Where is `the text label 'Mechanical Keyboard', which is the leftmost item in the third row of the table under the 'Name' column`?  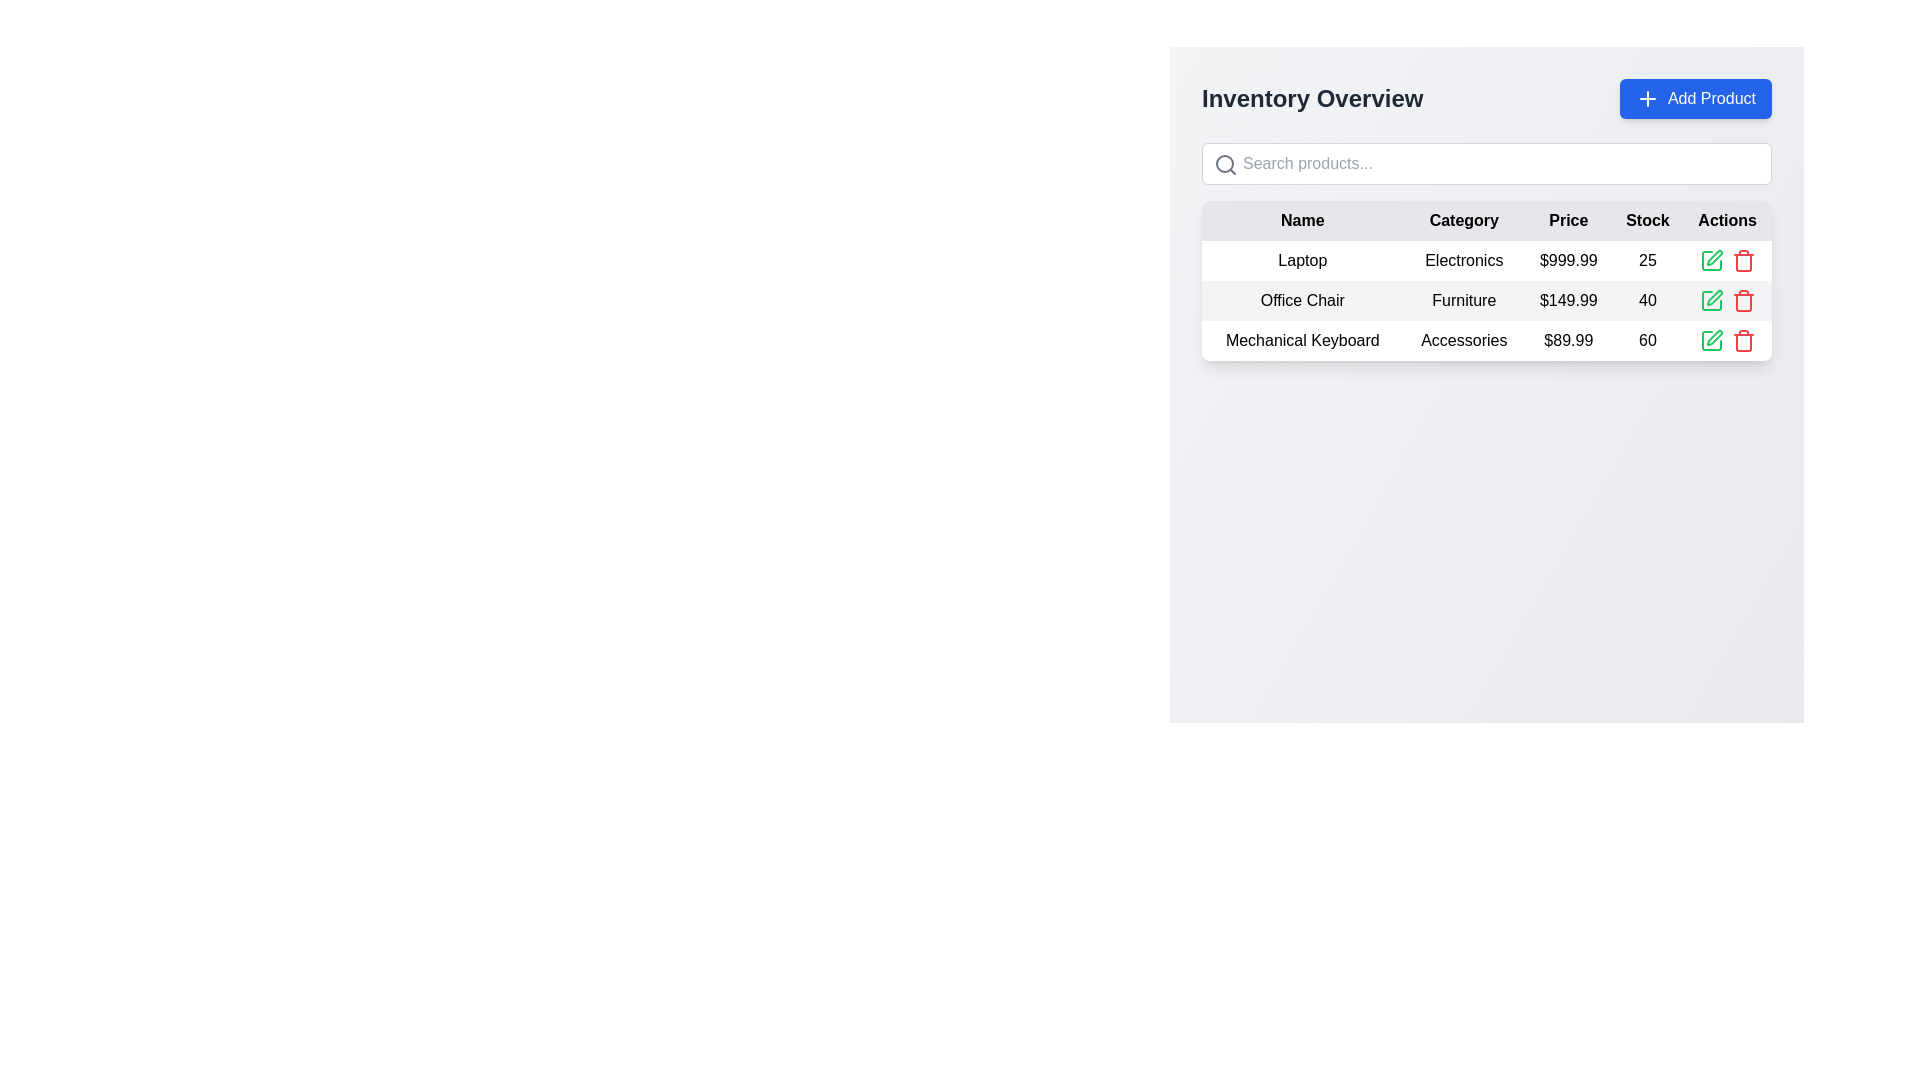
the text label 'Mechanical Keyboard', which is the leftmost item in the third row of the table under the 'Name' column is located at coordinates (1302, 339).